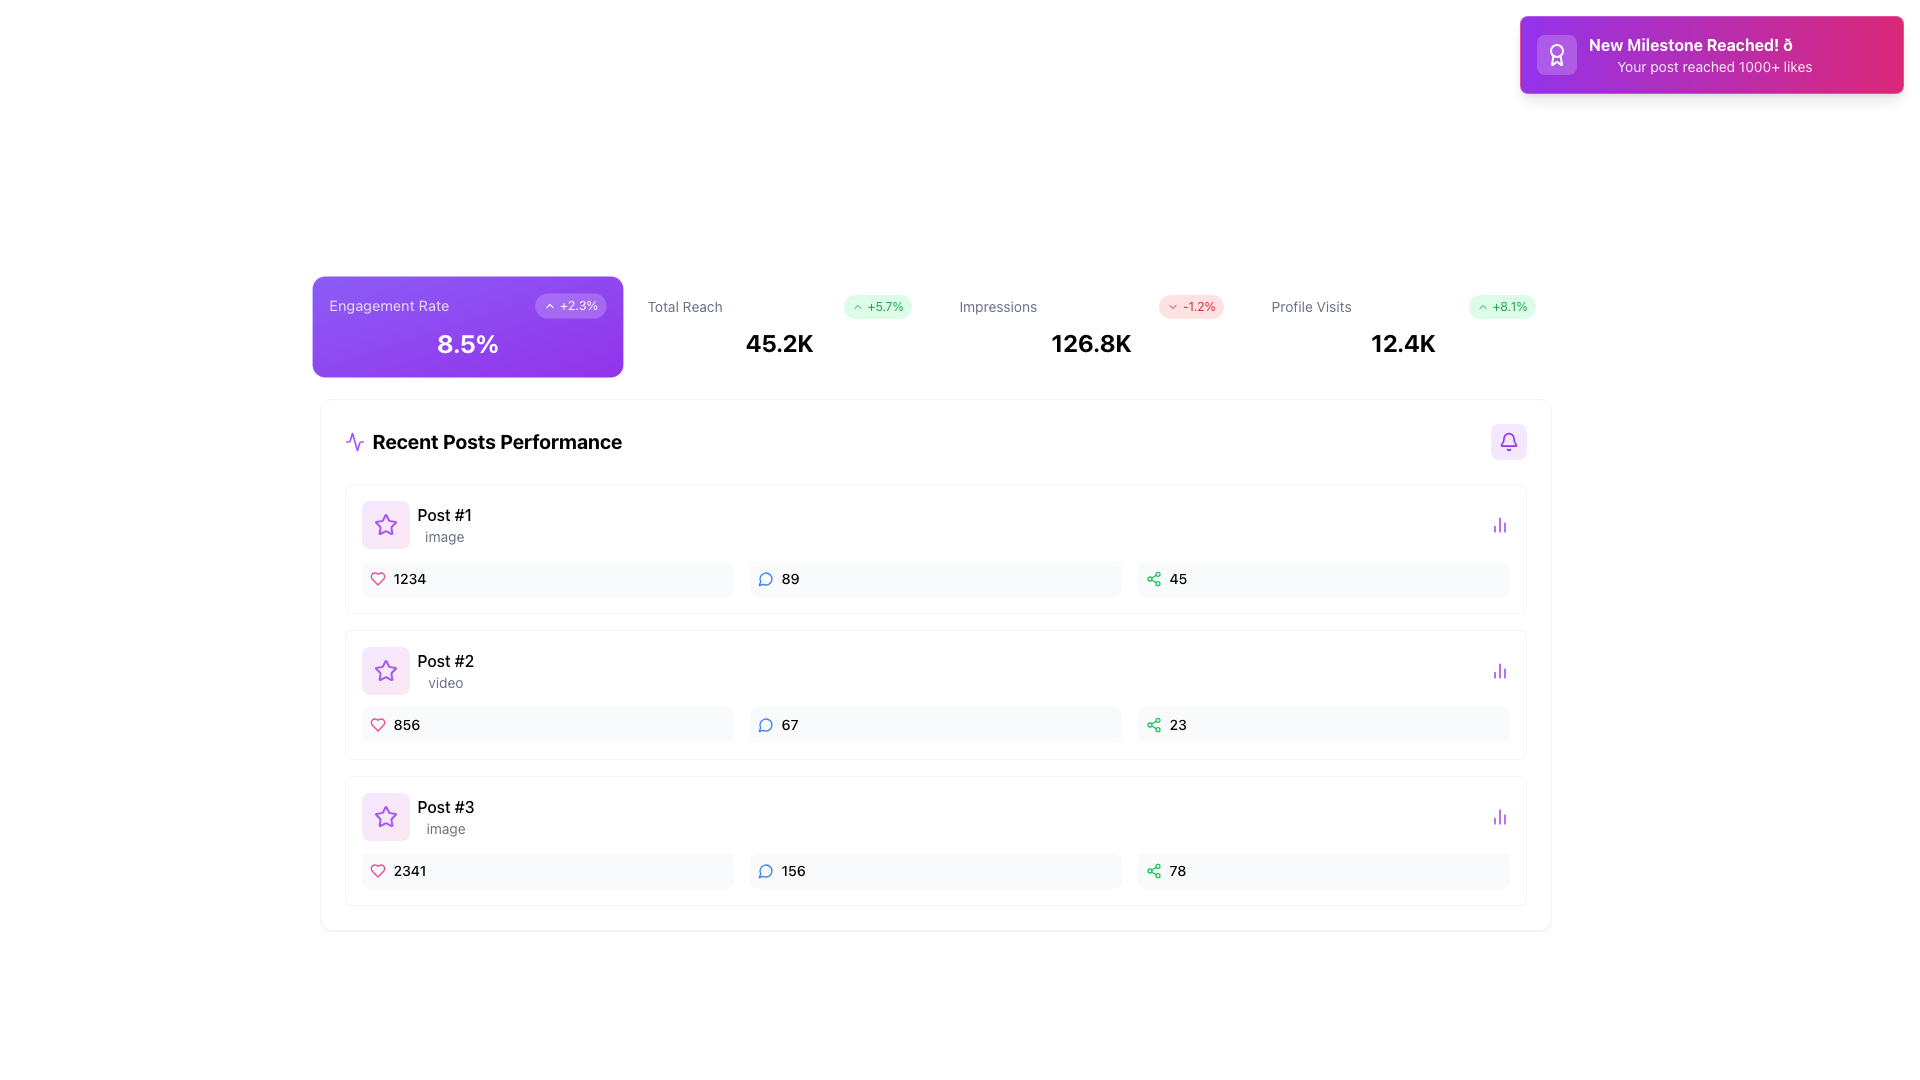  Describe the element at coordinates (1153, 870) in the screenshot. I see `the share icon located at the far right of the third row in the 'Recent Posts Performance' table, adjacent to the numeric value '78'` at that location.